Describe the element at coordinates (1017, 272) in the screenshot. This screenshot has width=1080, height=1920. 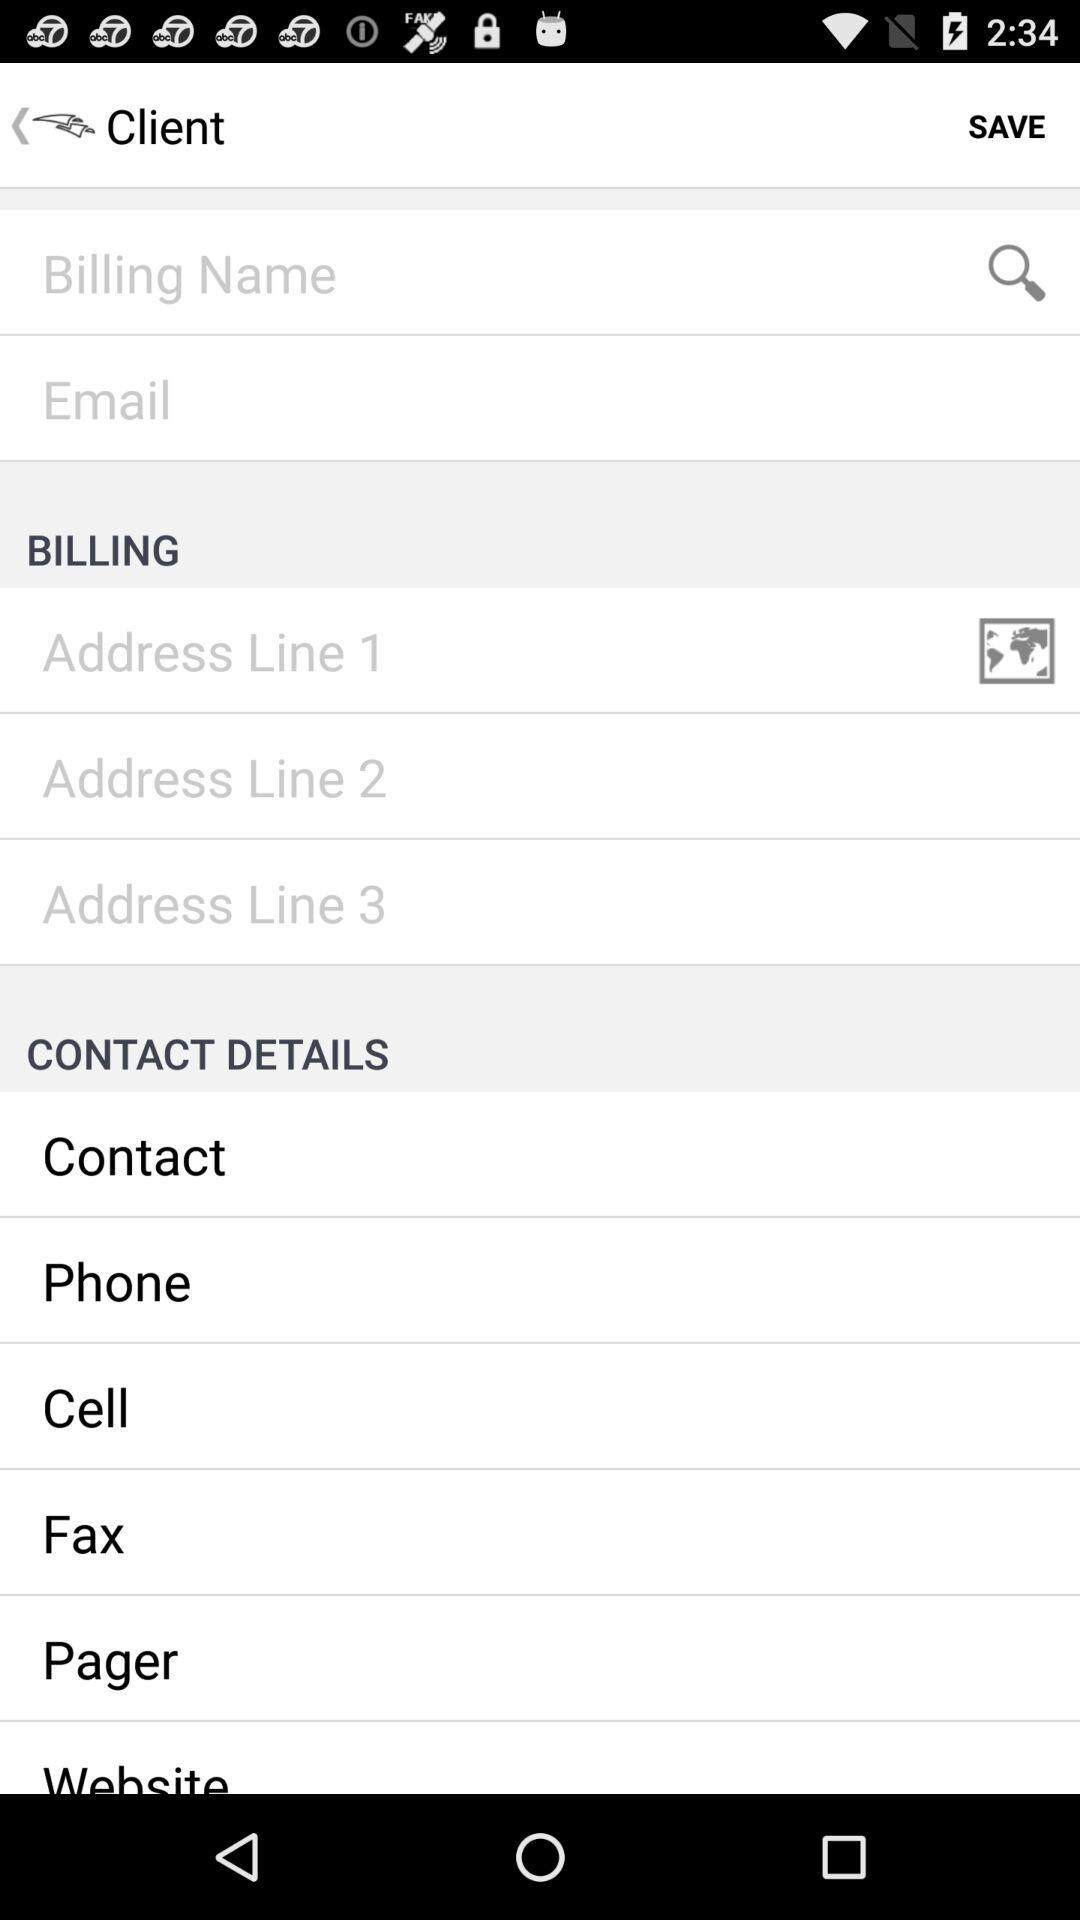
I see `search button` at that location.